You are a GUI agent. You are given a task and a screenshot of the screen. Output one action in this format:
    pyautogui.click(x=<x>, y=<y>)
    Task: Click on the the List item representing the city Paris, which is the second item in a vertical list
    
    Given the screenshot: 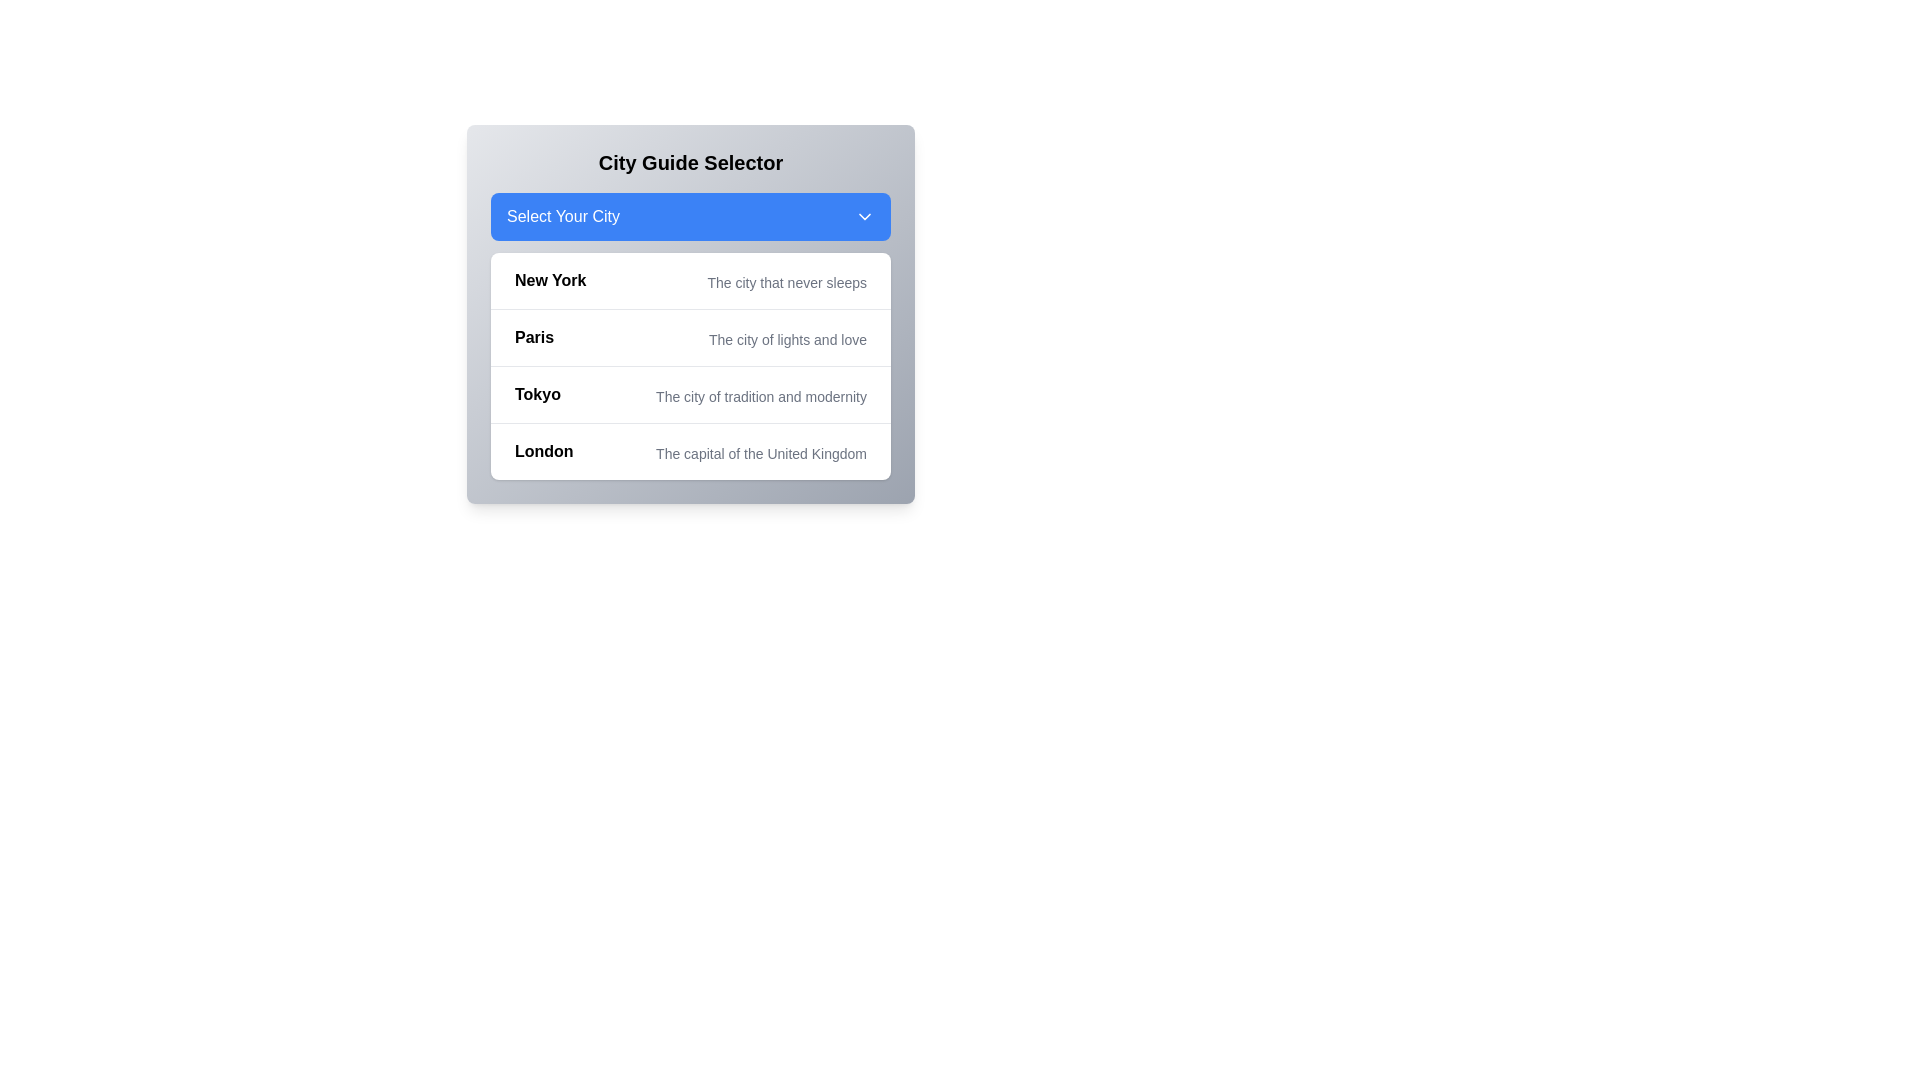 What is the action you would take?
    pyautogui.click(x=691, y=335)
    